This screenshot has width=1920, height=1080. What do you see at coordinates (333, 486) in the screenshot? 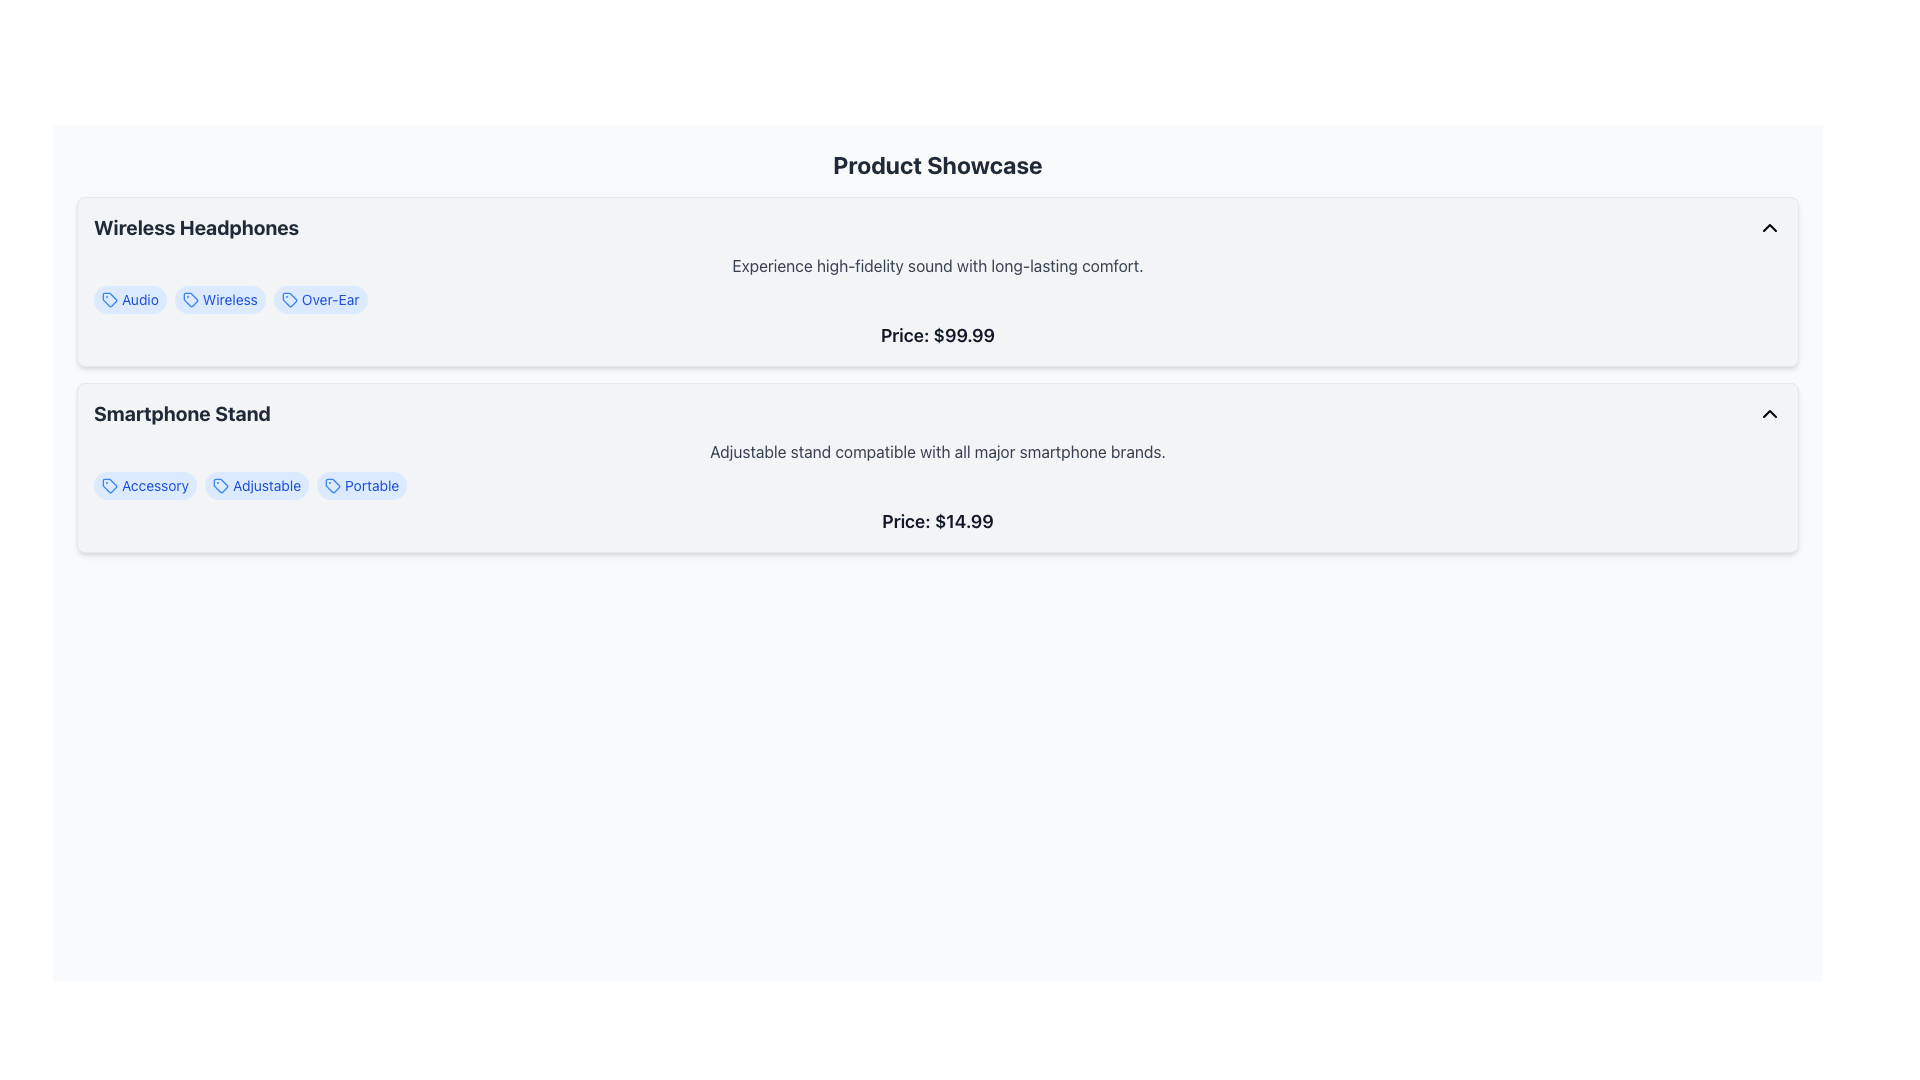
I see `the icon associated with the 'Portable' label, located in the second row under the 'Product Showcase' header, in the rightmost tag category for 'Smartphone Stand'` at bounding box center [333, 486].